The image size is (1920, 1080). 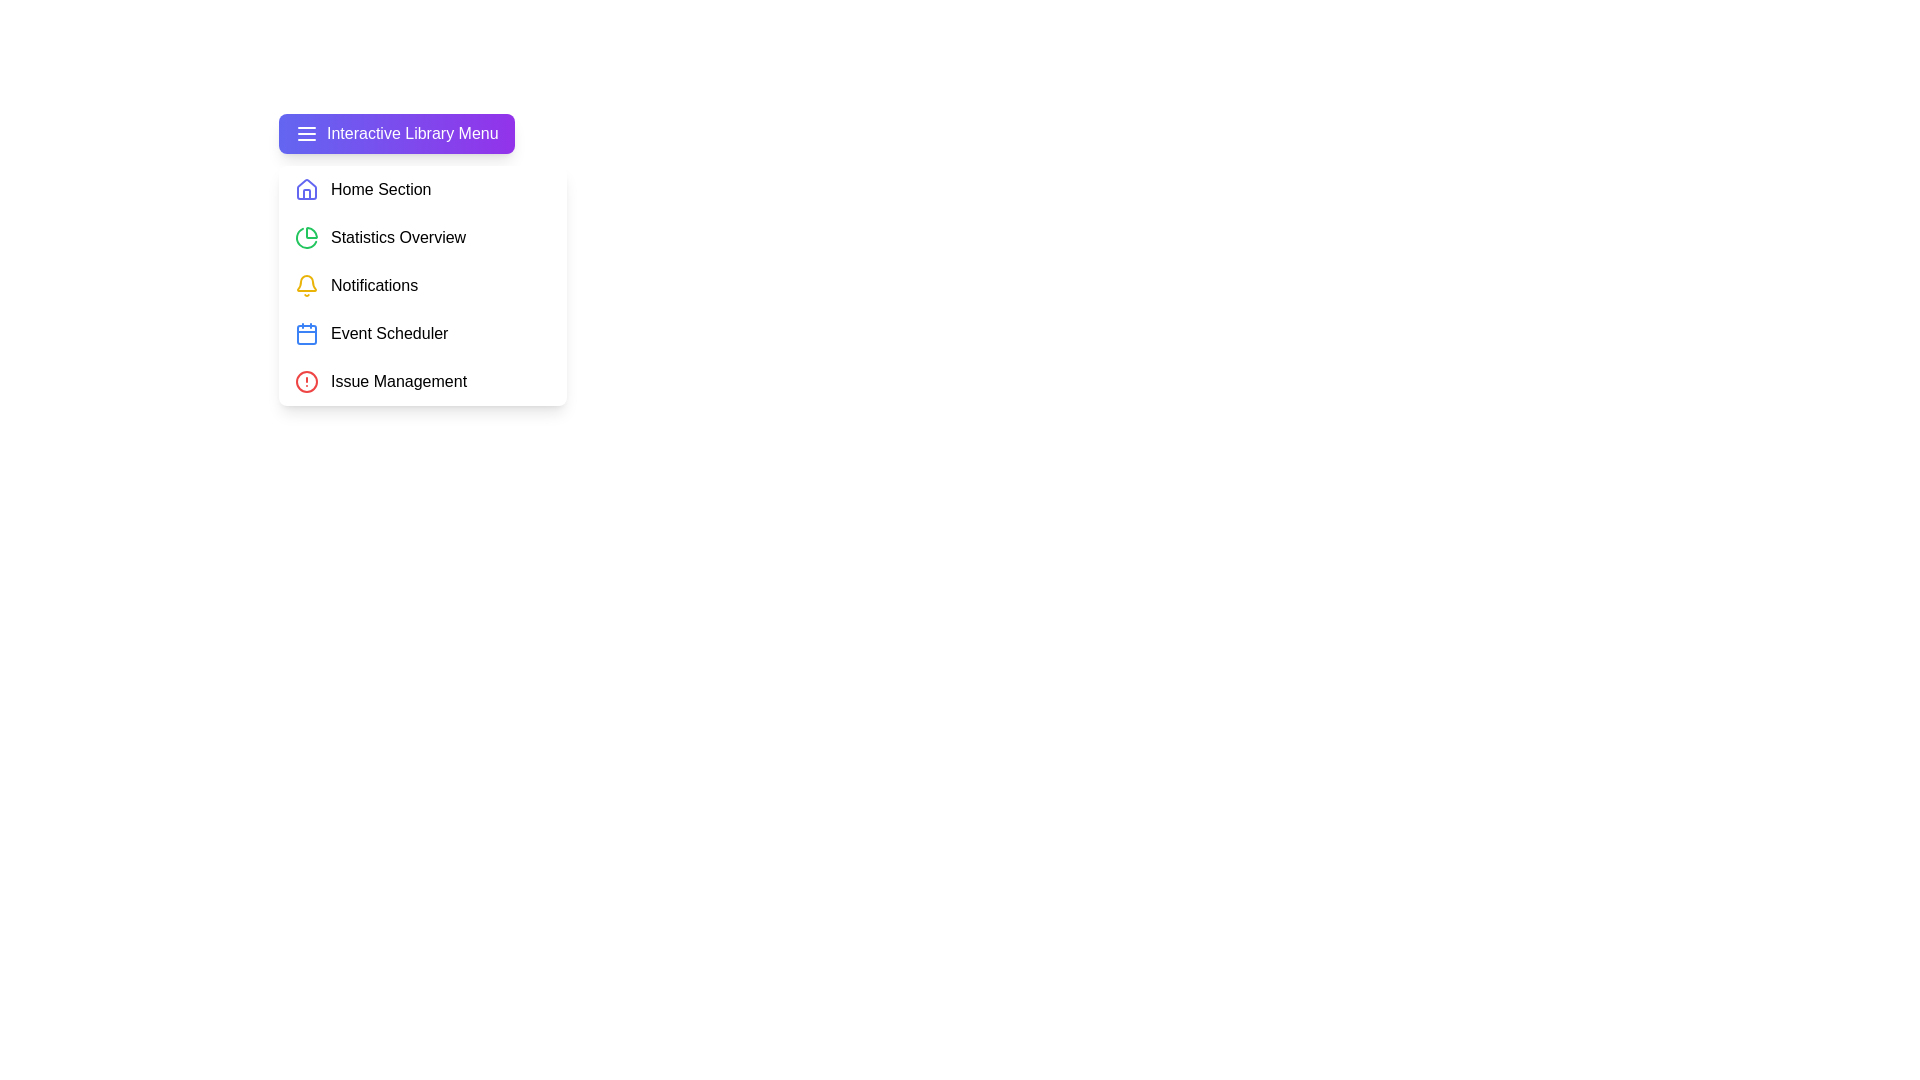 I want to click on the menu item Event Scheduler, so click(x=421, y=333).